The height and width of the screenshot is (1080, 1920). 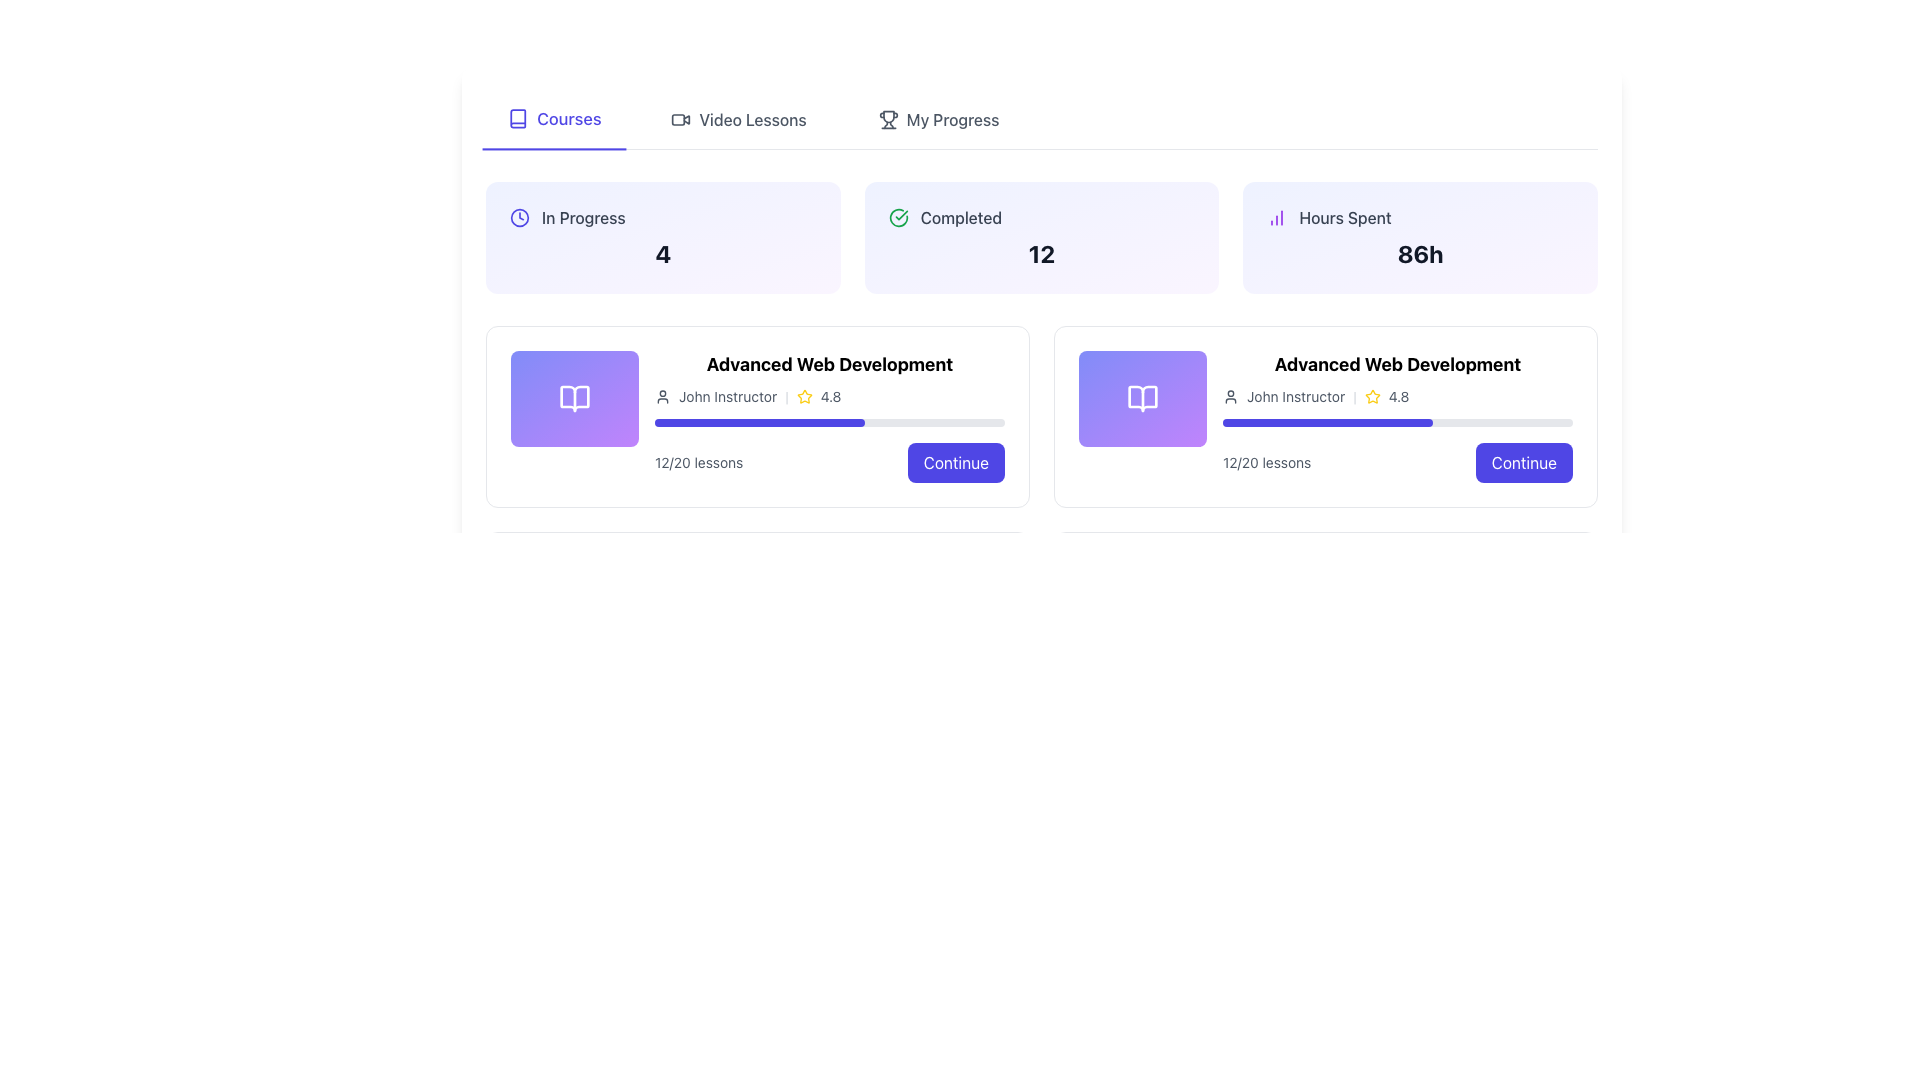 What do you see at coordinates (1396, 422) in the screenshot?
I see `the horizontal progress bar located beneath the text 'Advanced Web Development' and 'John Instructor | 4.8' within the learning card` at bounding box center [1396, 422].